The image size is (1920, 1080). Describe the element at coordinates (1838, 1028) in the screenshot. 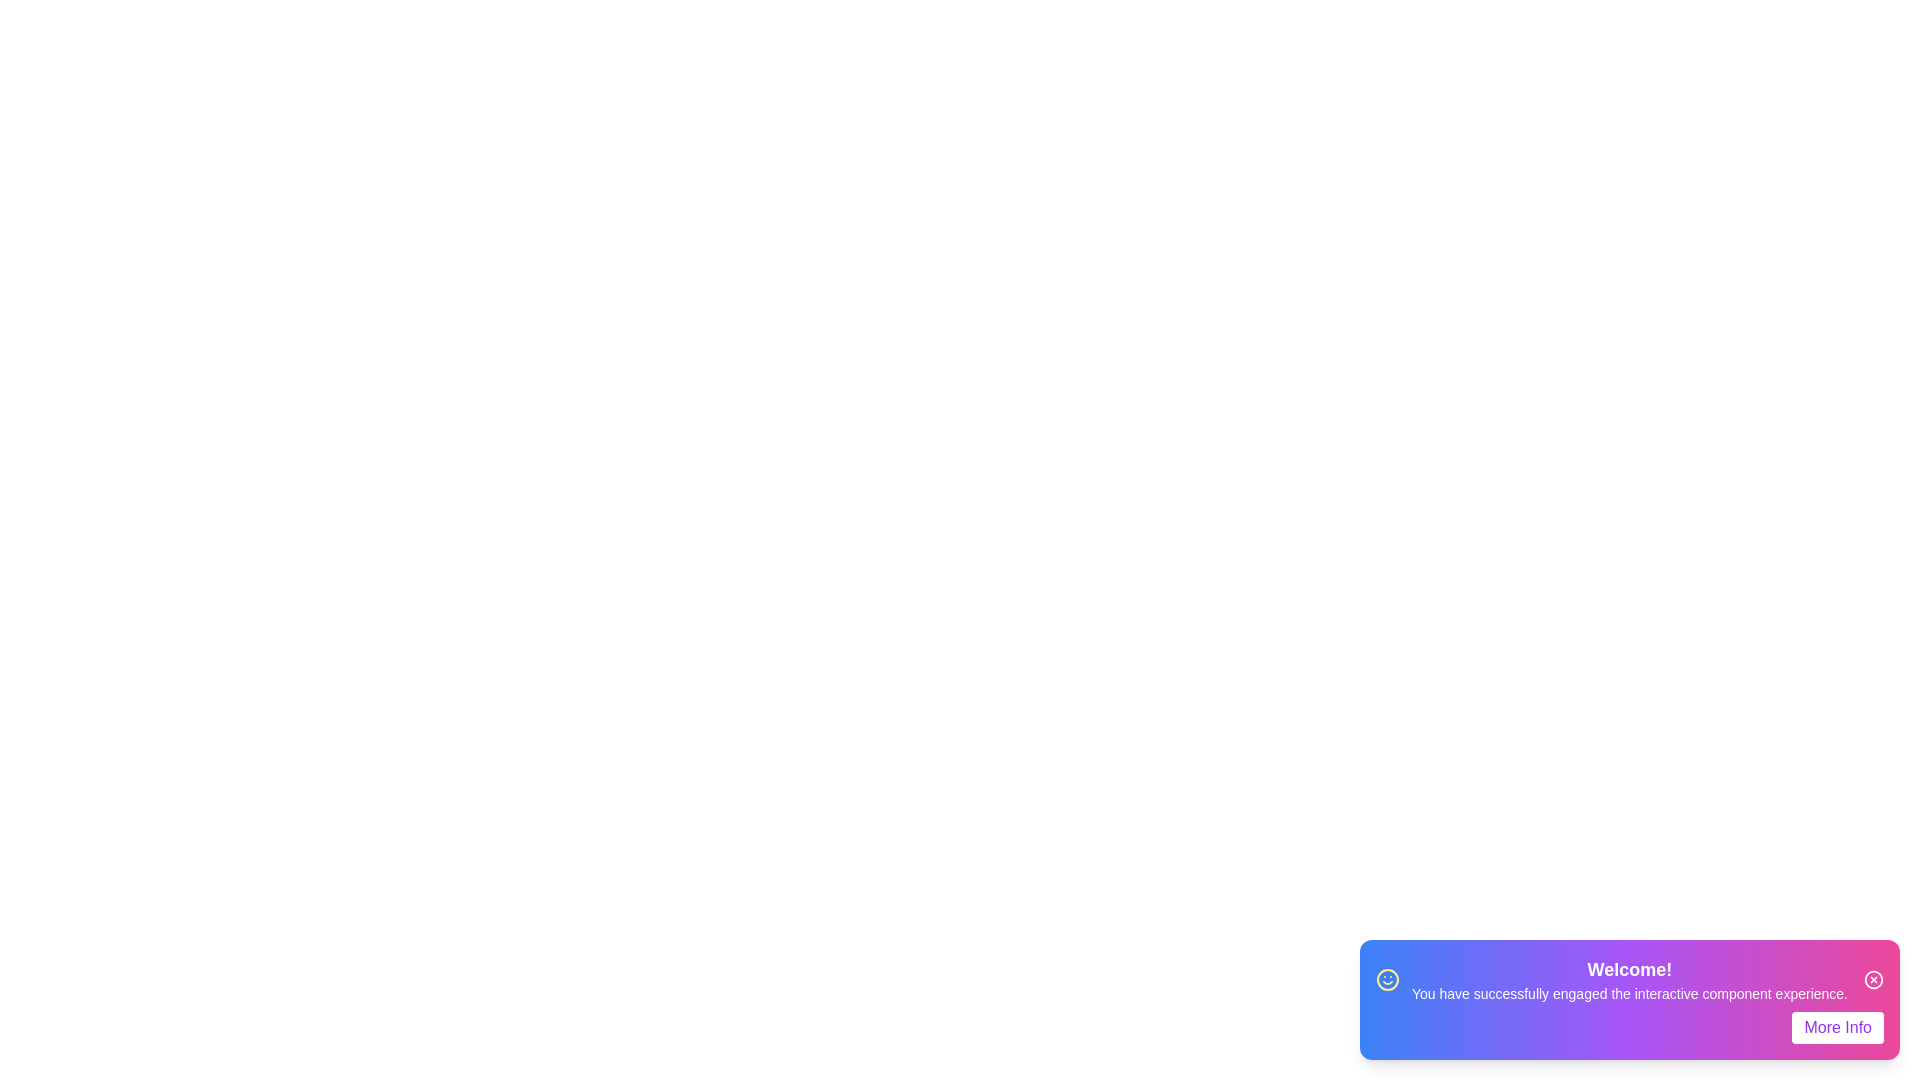

I see `the 'More Info' button to access additional information` at that location.